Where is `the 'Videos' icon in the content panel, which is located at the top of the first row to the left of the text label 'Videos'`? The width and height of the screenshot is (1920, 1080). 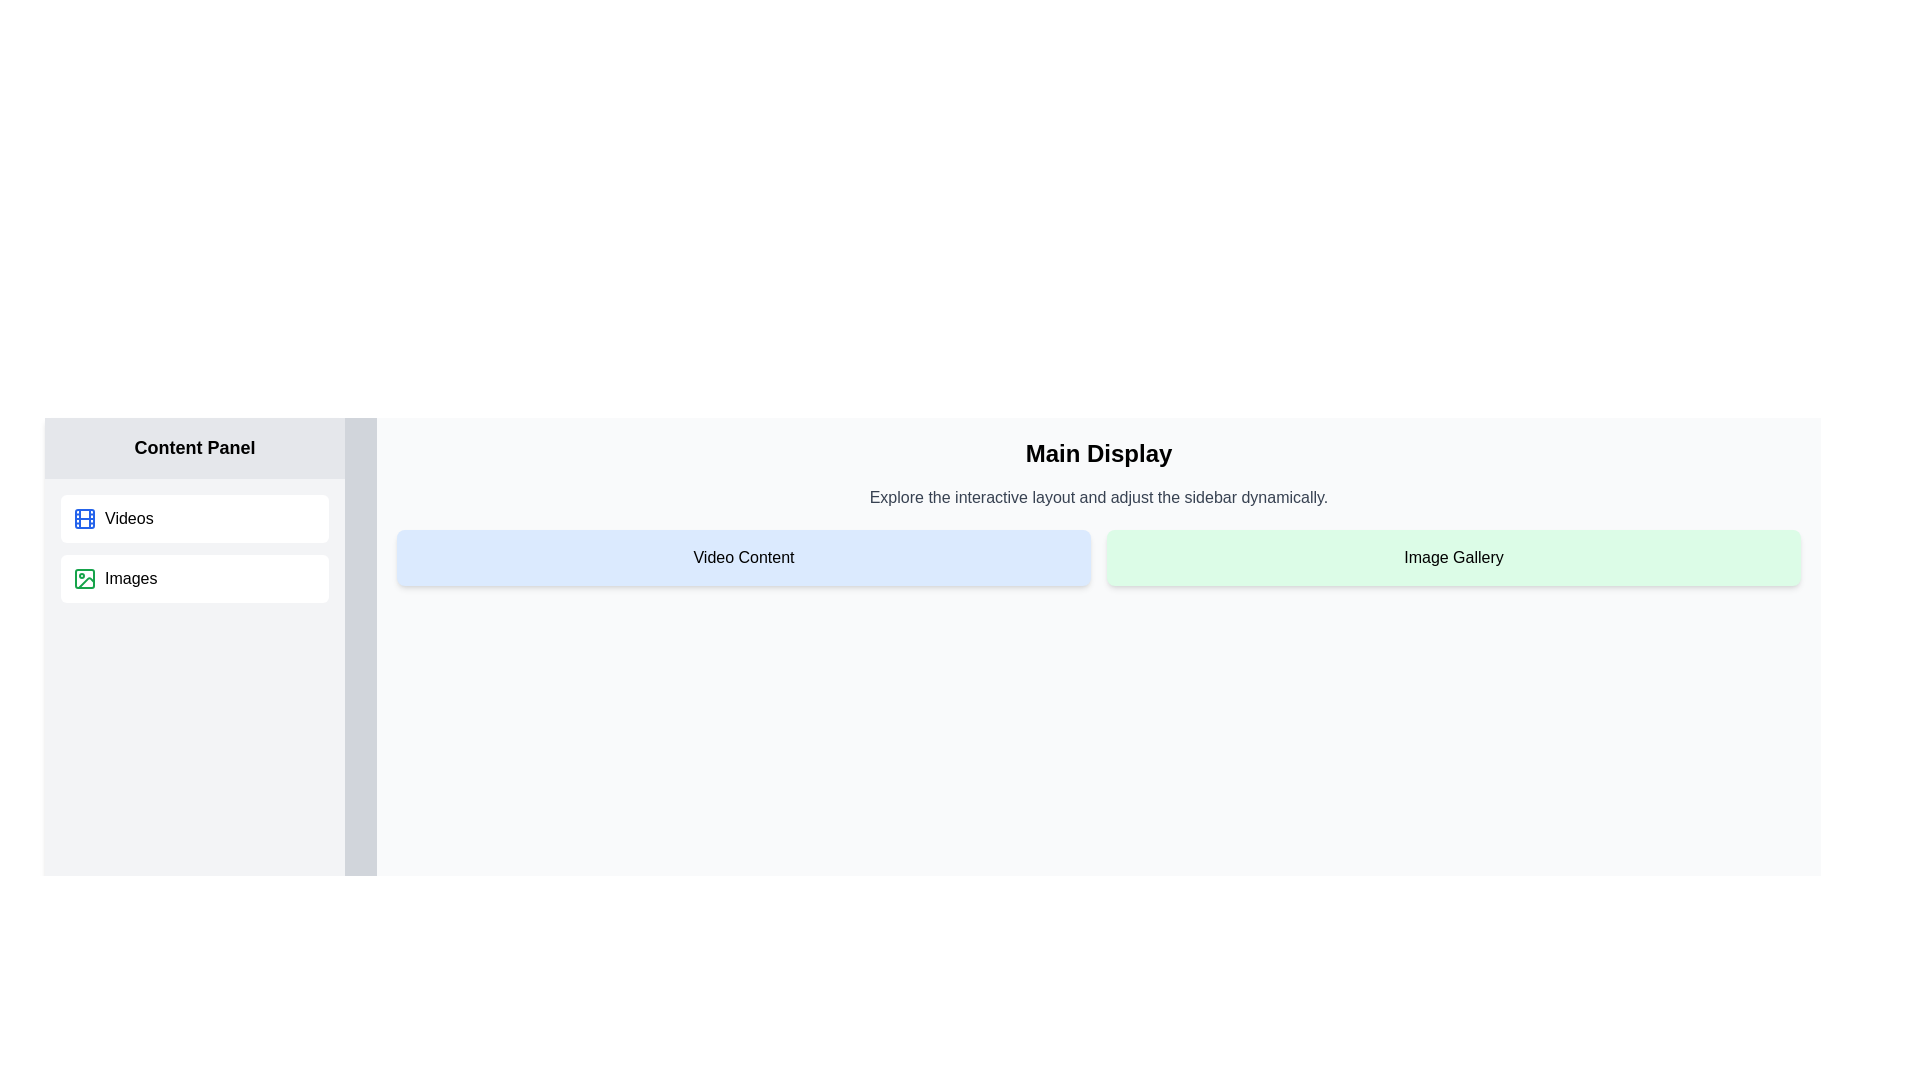 the 'Videos' icon in the content panel, which is located at the top of the first row to the left of the text label 'Videos' is located at coordinates (84, 518).